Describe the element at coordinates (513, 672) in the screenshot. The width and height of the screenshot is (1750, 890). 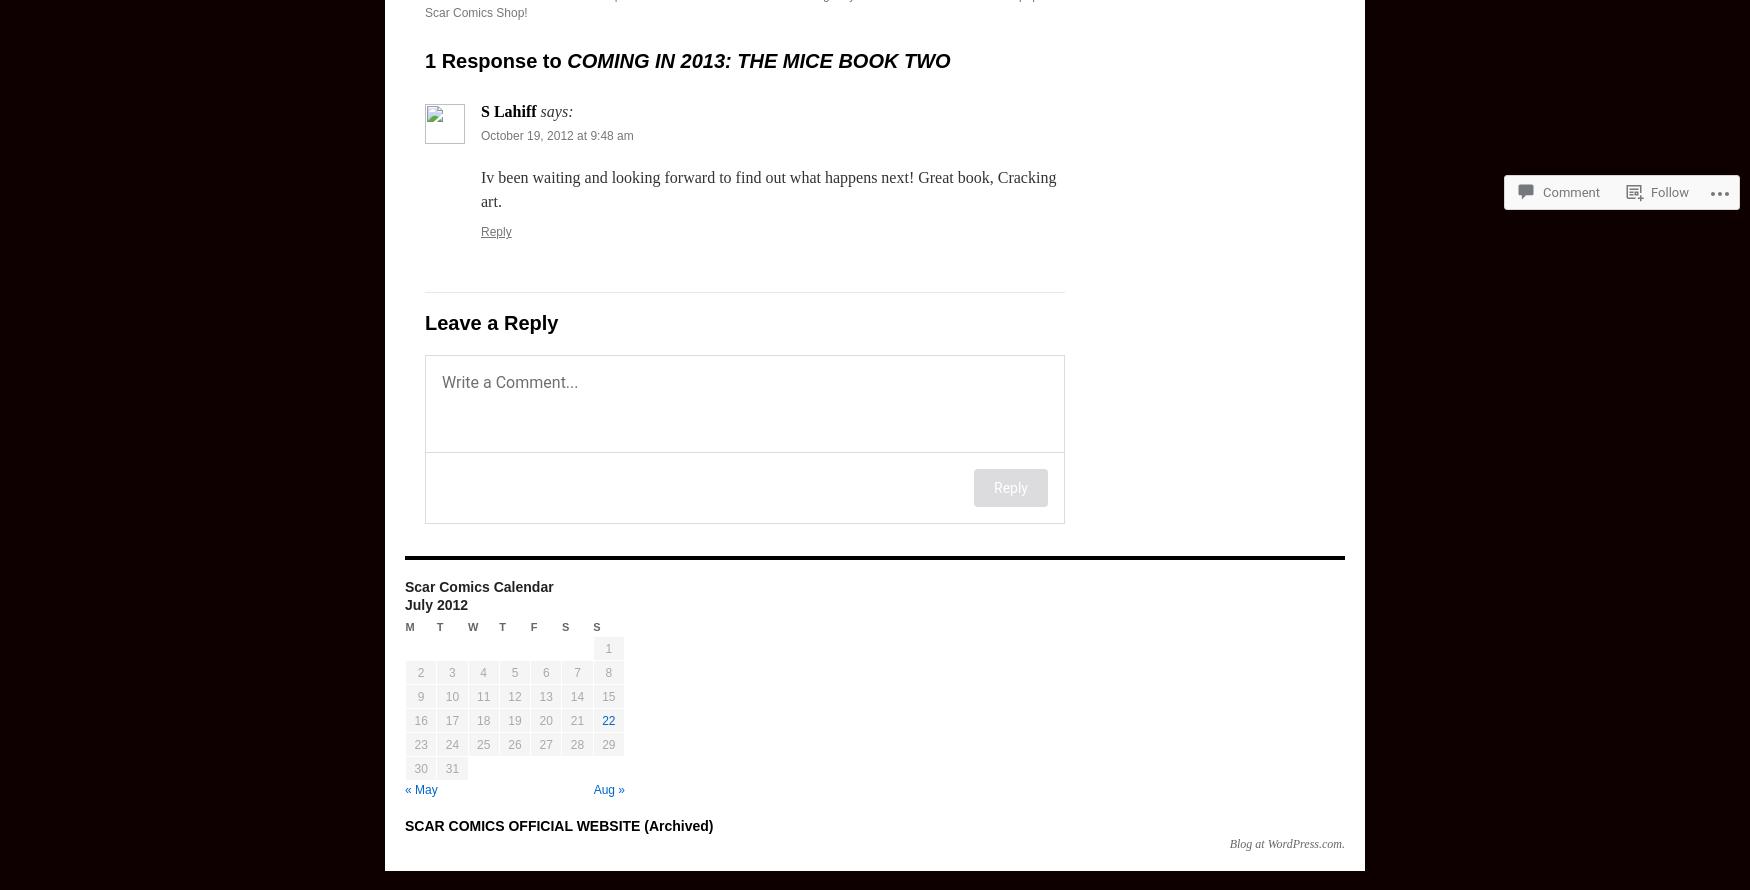
I see `'5'` at that location.